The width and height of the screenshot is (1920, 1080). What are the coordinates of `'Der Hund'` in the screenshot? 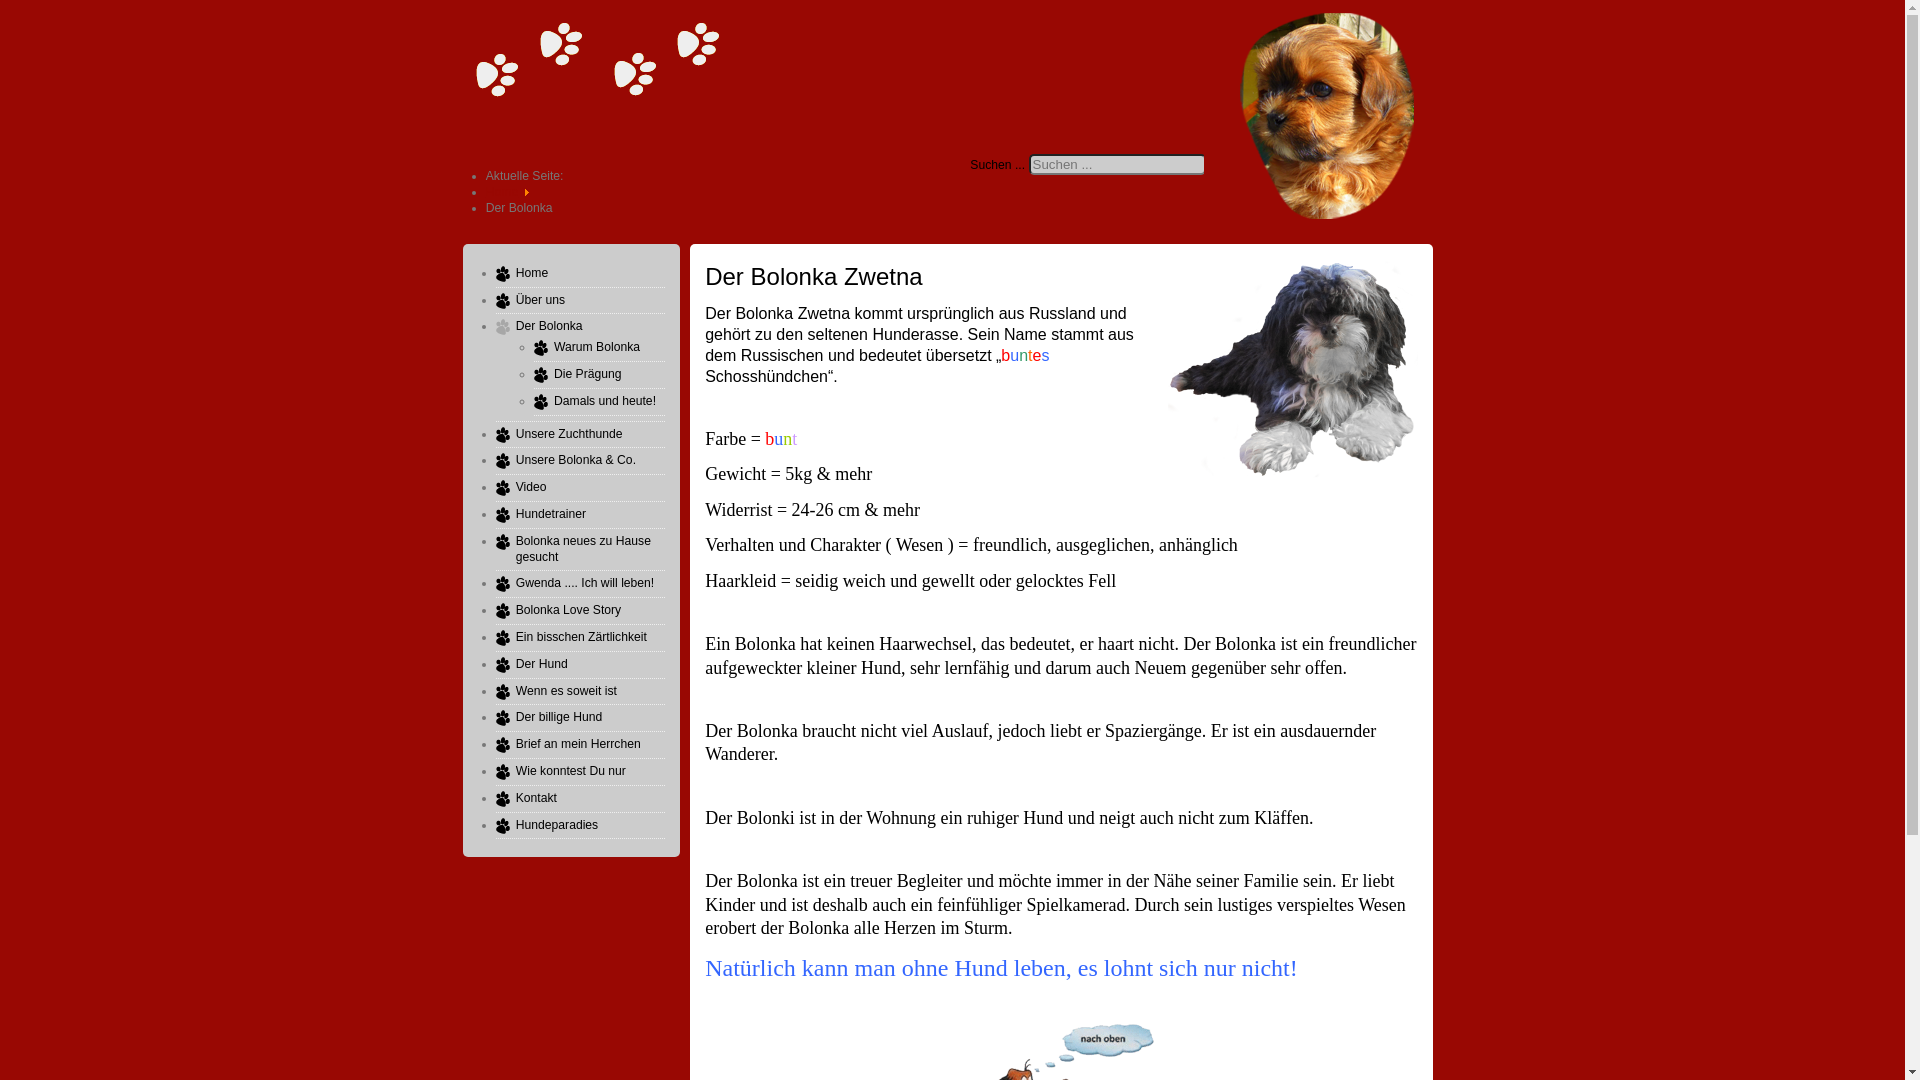 It's located at (542, 663).